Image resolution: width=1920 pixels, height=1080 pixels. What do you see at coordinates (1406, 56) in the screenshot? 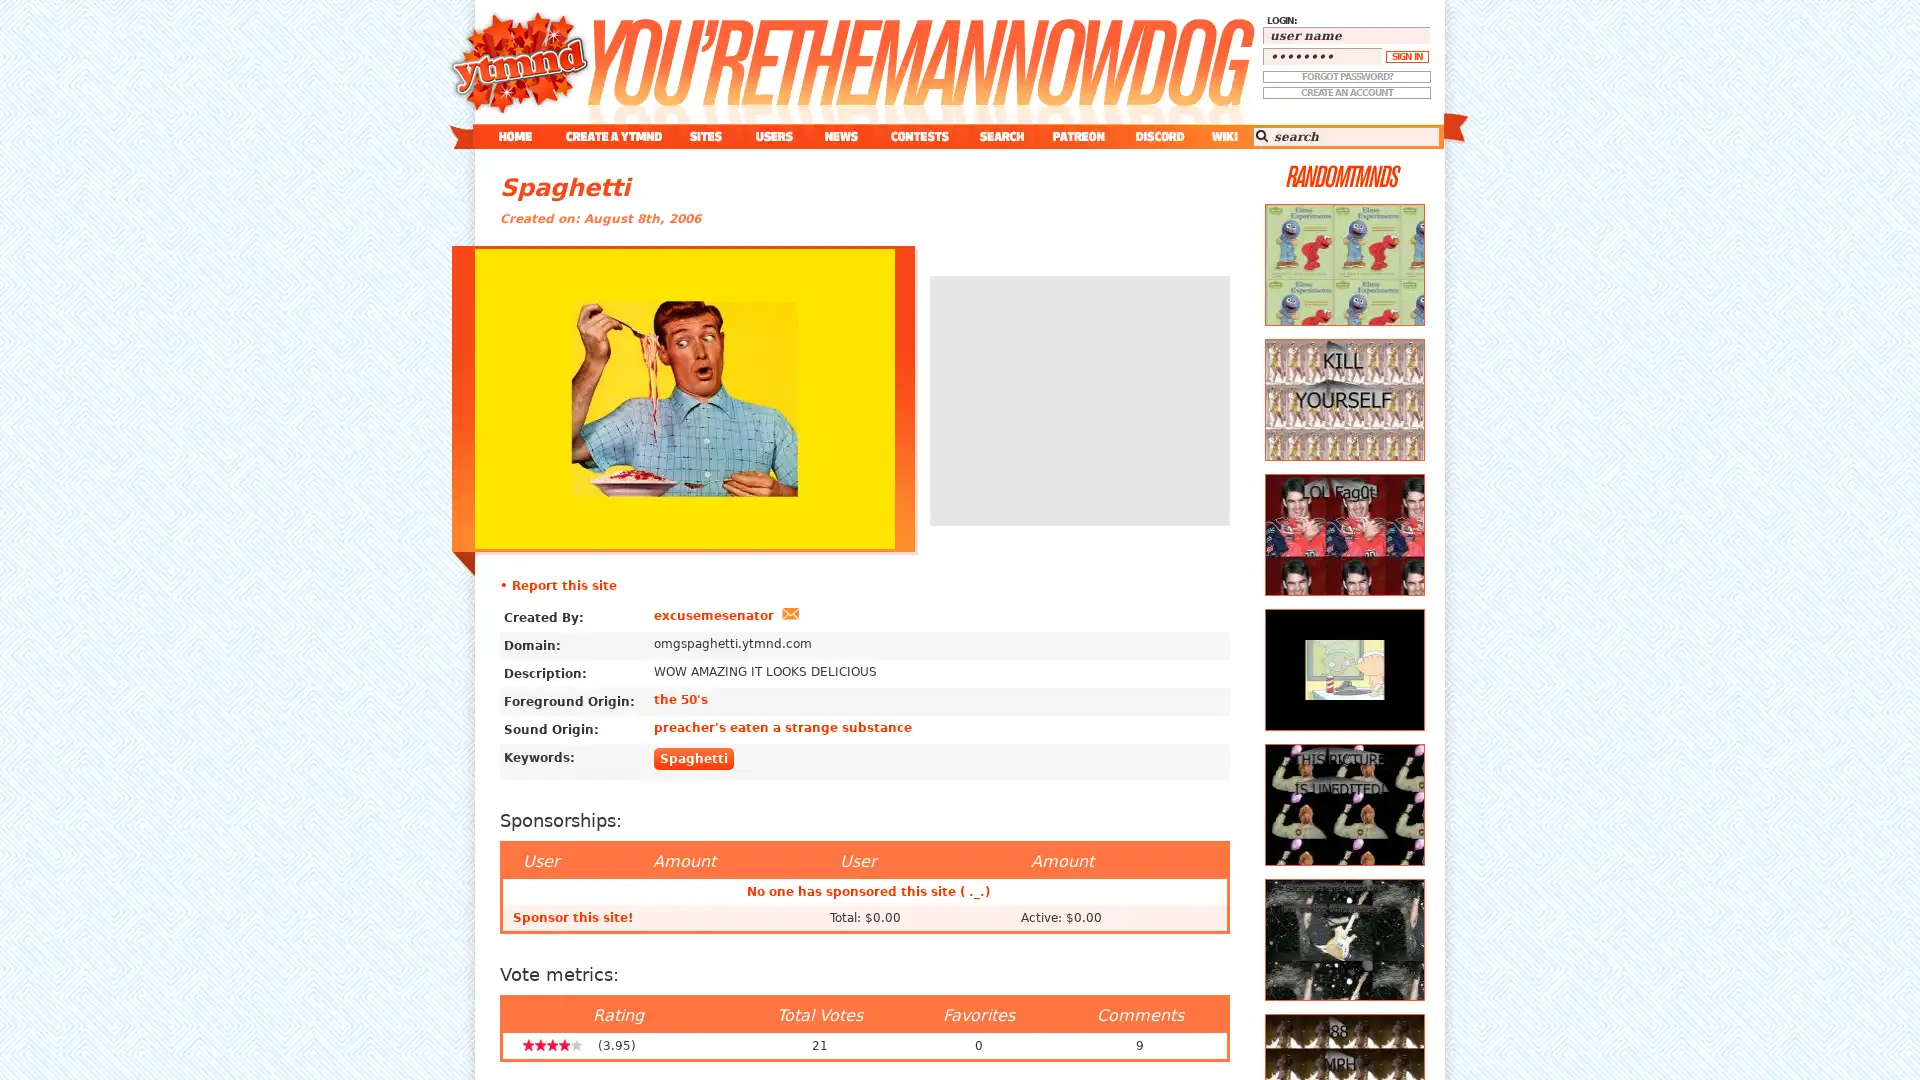
I see `sign in` at bounding box center [1406, 56].